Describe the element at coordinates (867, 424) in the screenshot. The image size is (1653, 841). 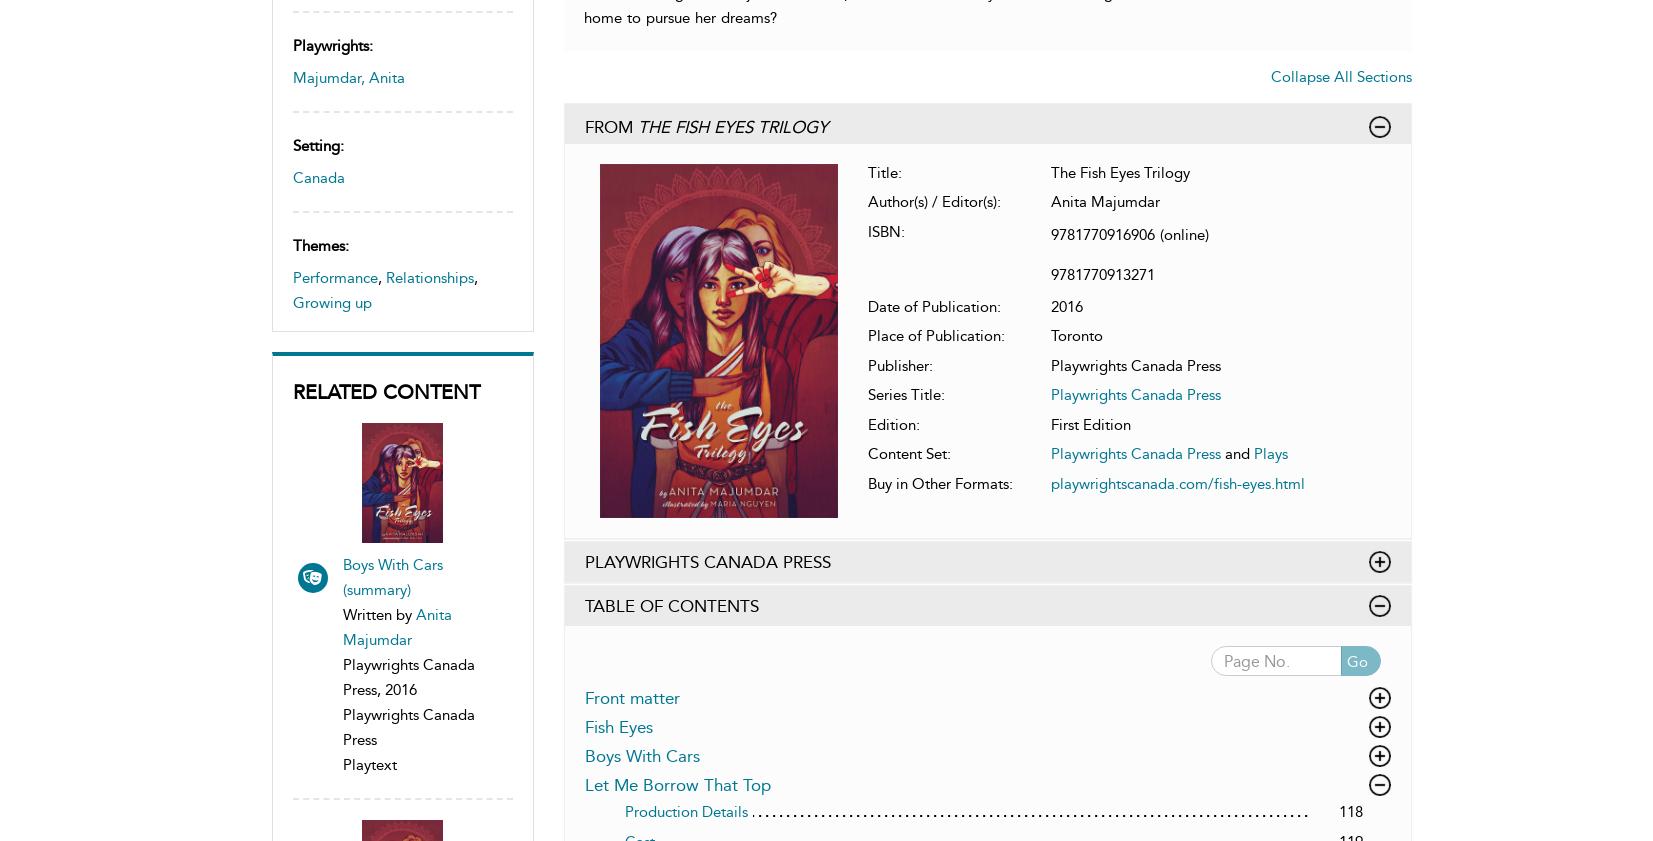
I see `'Edition:'` at that location.